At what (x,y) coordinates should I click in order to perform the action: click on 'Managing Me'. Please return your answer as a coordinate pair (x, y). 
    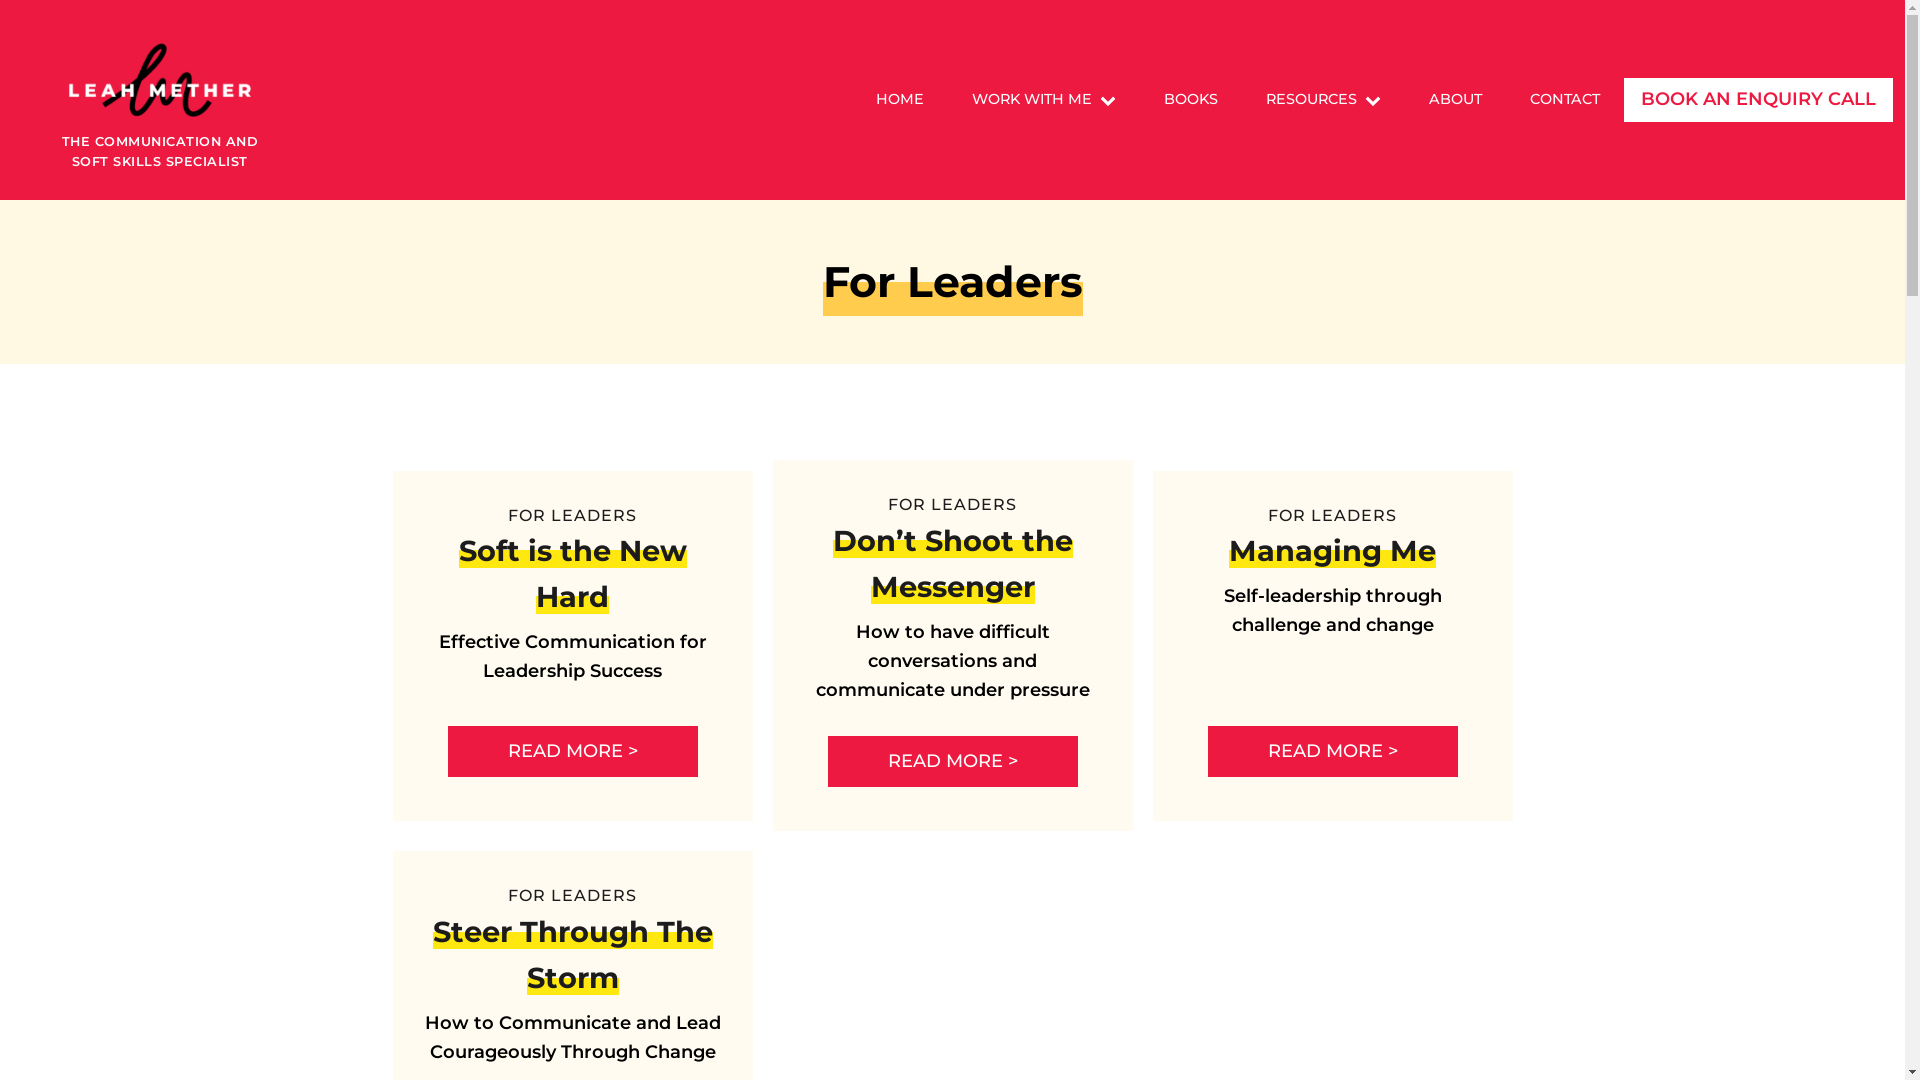
    Looking at the image, I should click on (1332, 550).